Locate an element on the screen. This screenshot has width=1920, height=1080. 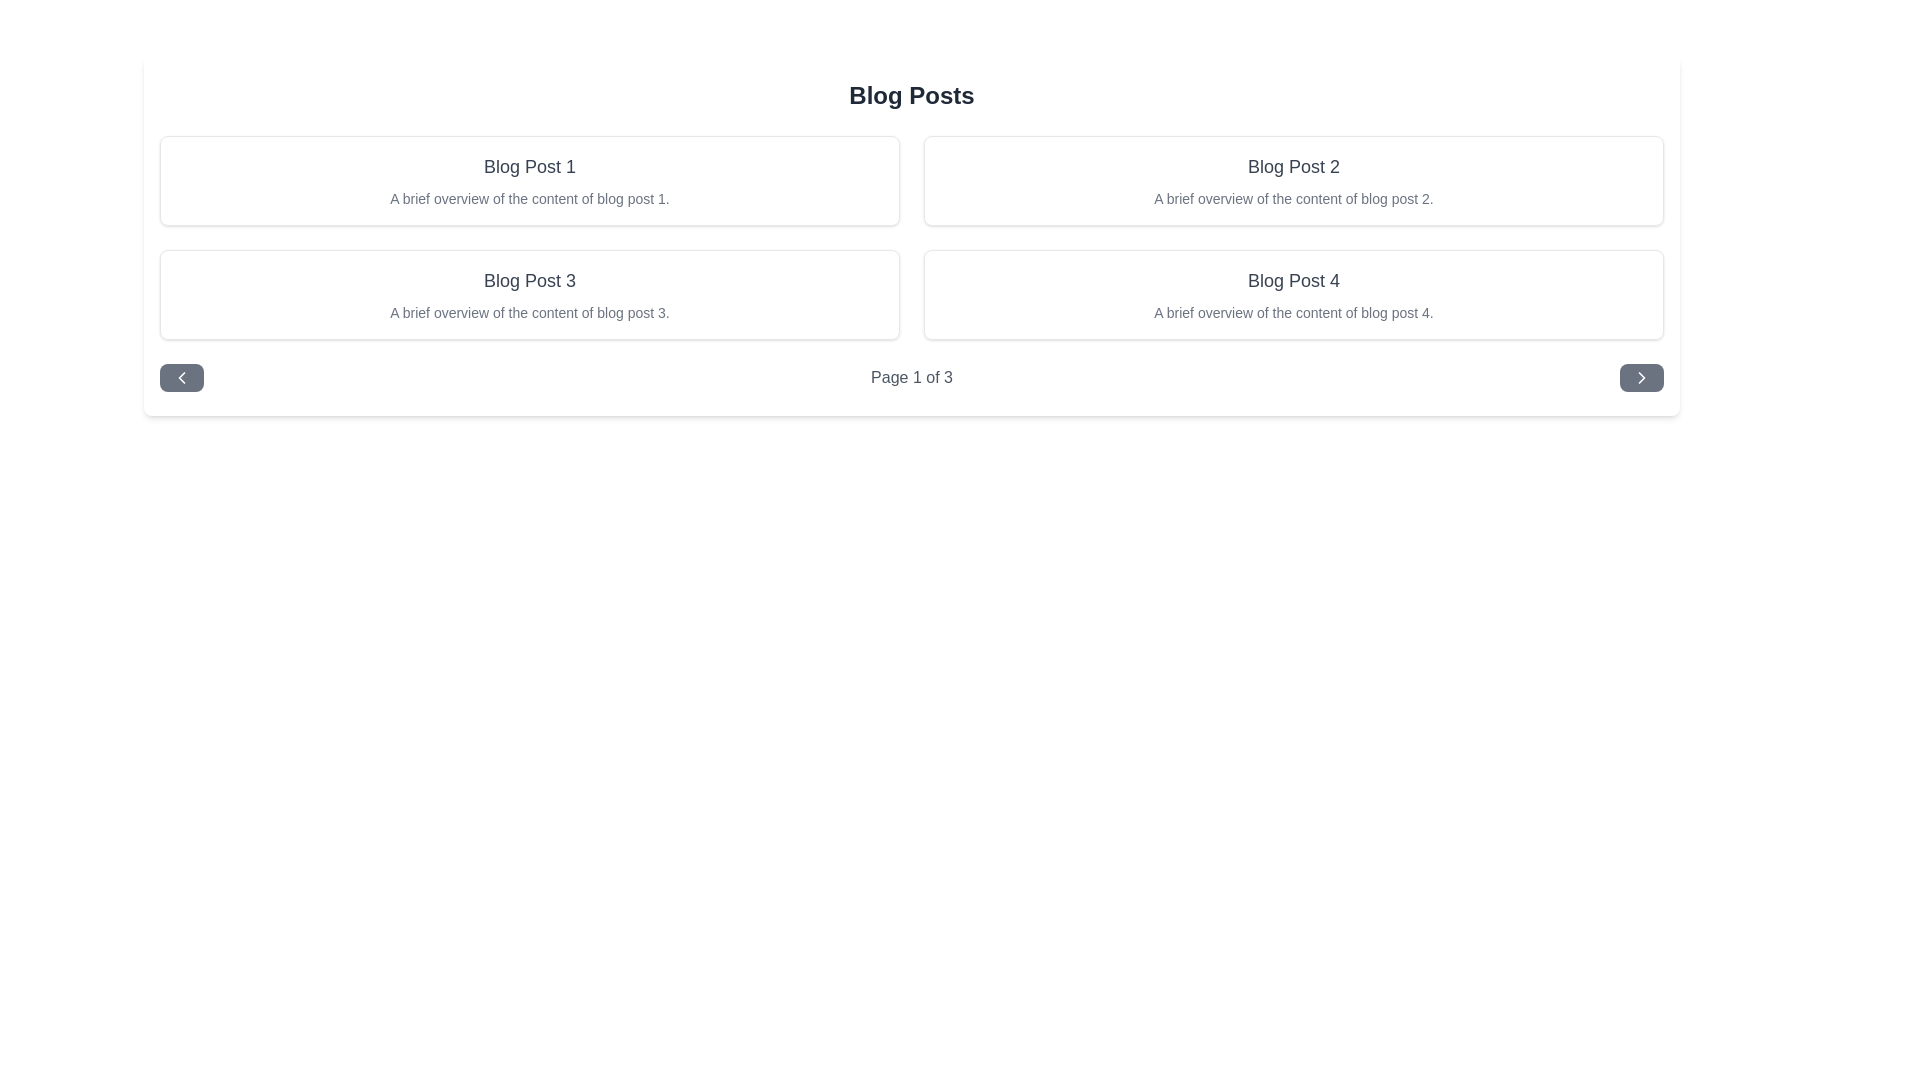
the Icon button located at the far left side of the navigation footer bar is located at coordinates (182, 378).